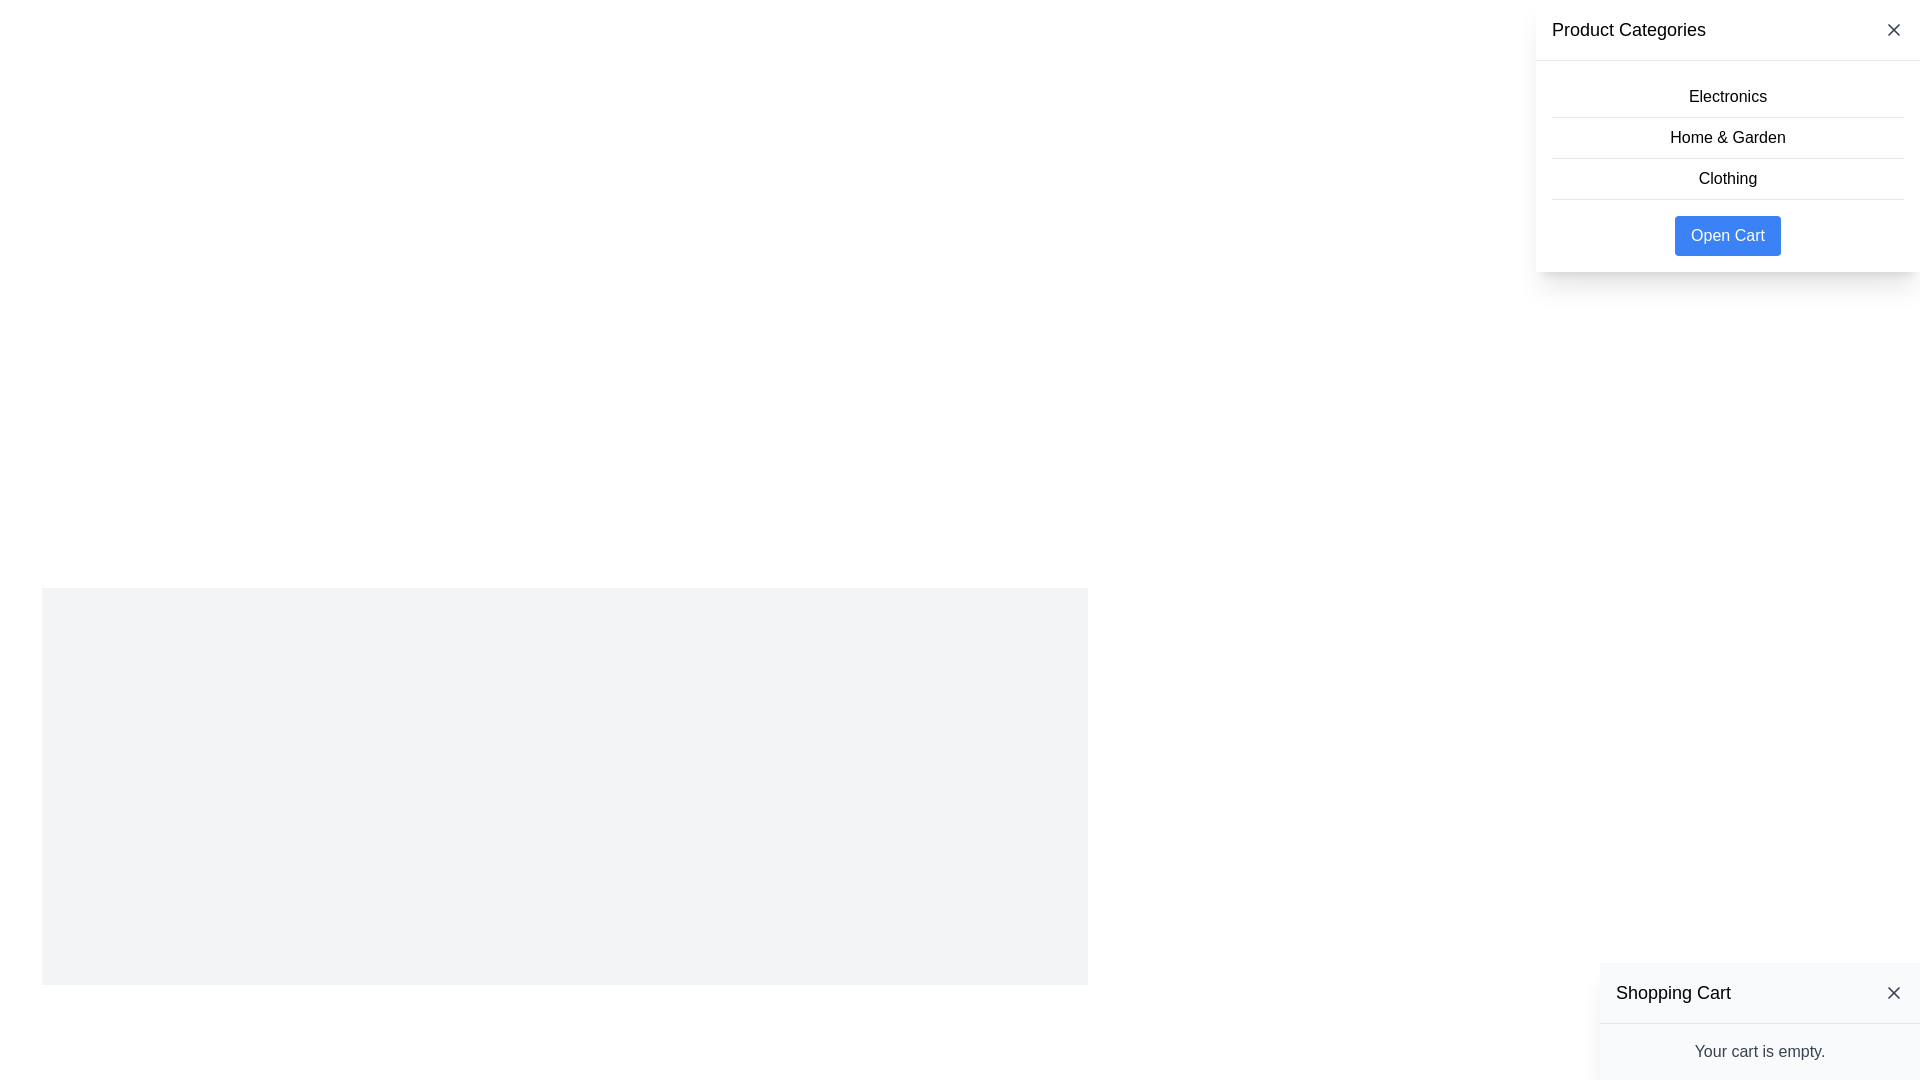 The image size is (1920, 1080). I want to click on the close button (X shape) in the top right corner of the Shopping Cart panel, so click(1893, 992).